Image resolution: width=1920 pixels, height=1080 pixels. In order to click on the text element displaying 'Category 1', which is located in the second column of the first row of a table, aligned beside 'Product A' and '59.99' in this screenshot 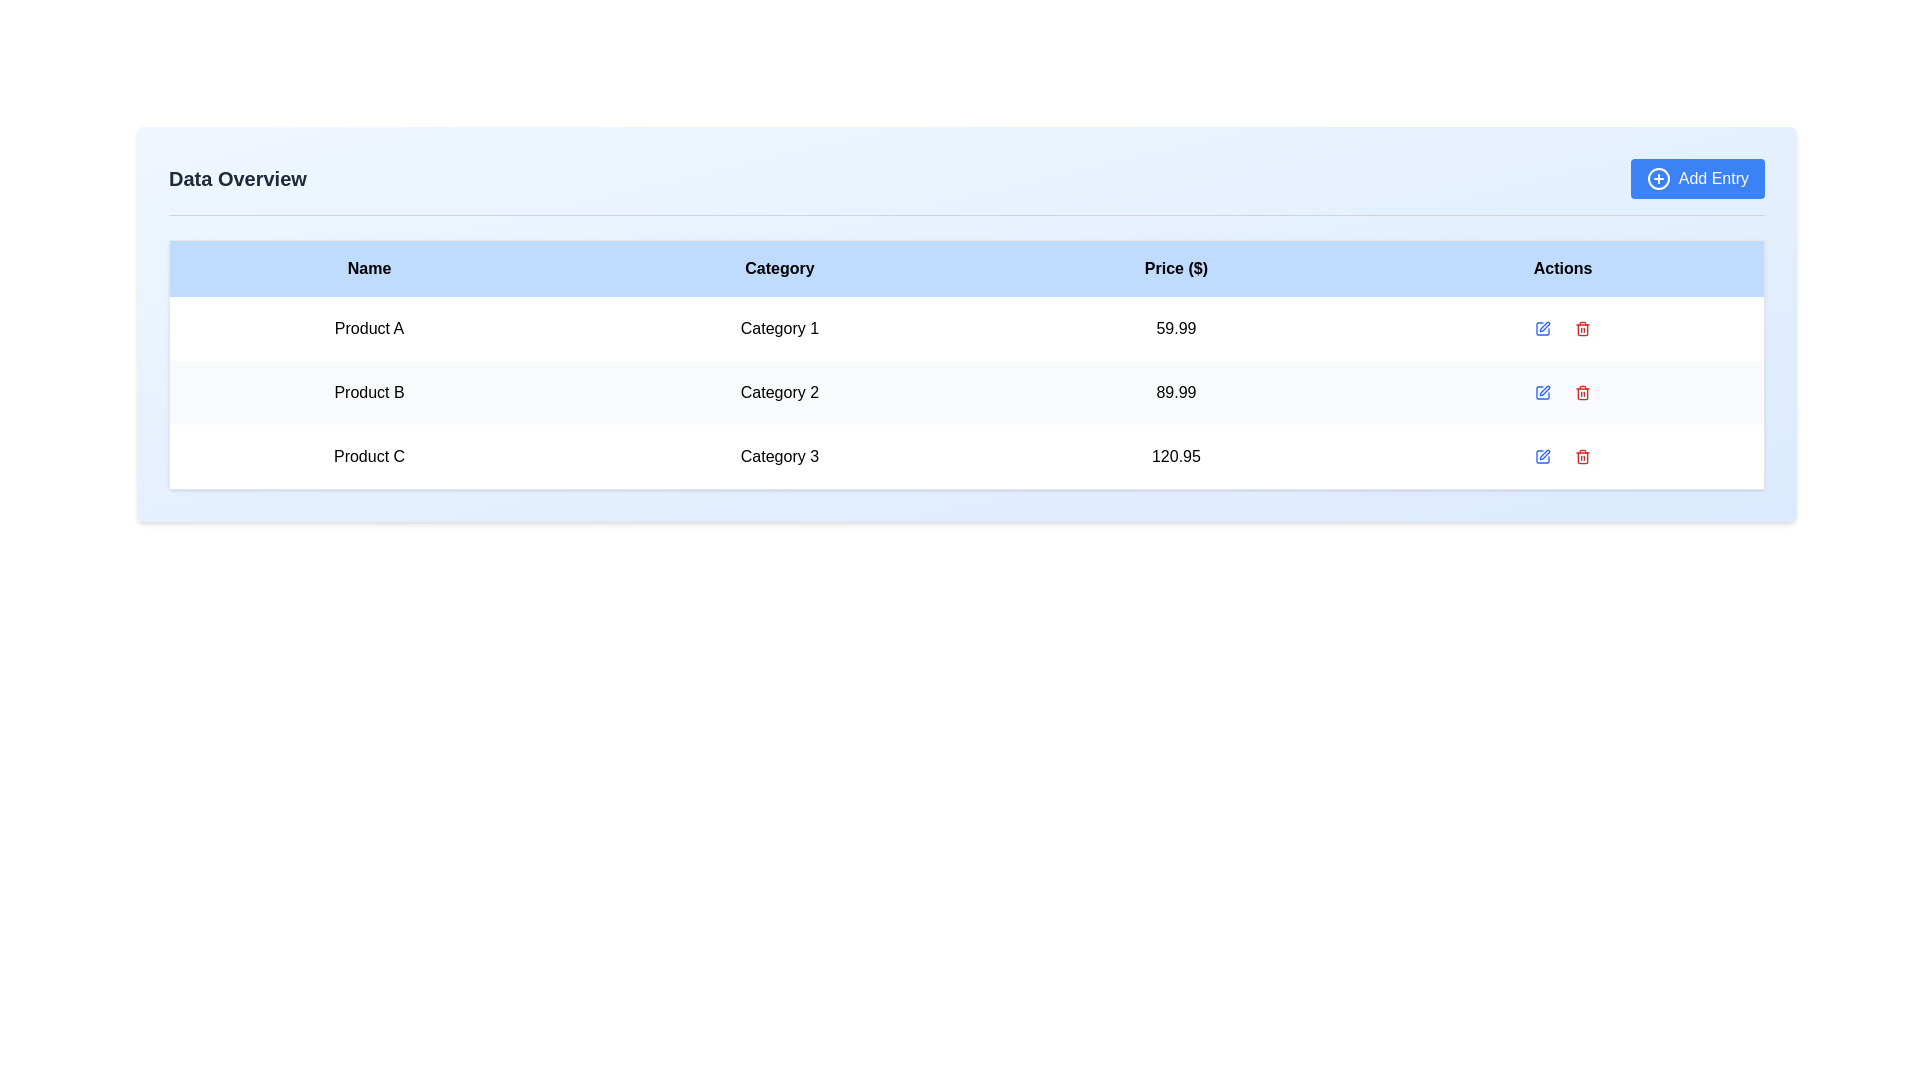, I will do `click(778, 327)`.